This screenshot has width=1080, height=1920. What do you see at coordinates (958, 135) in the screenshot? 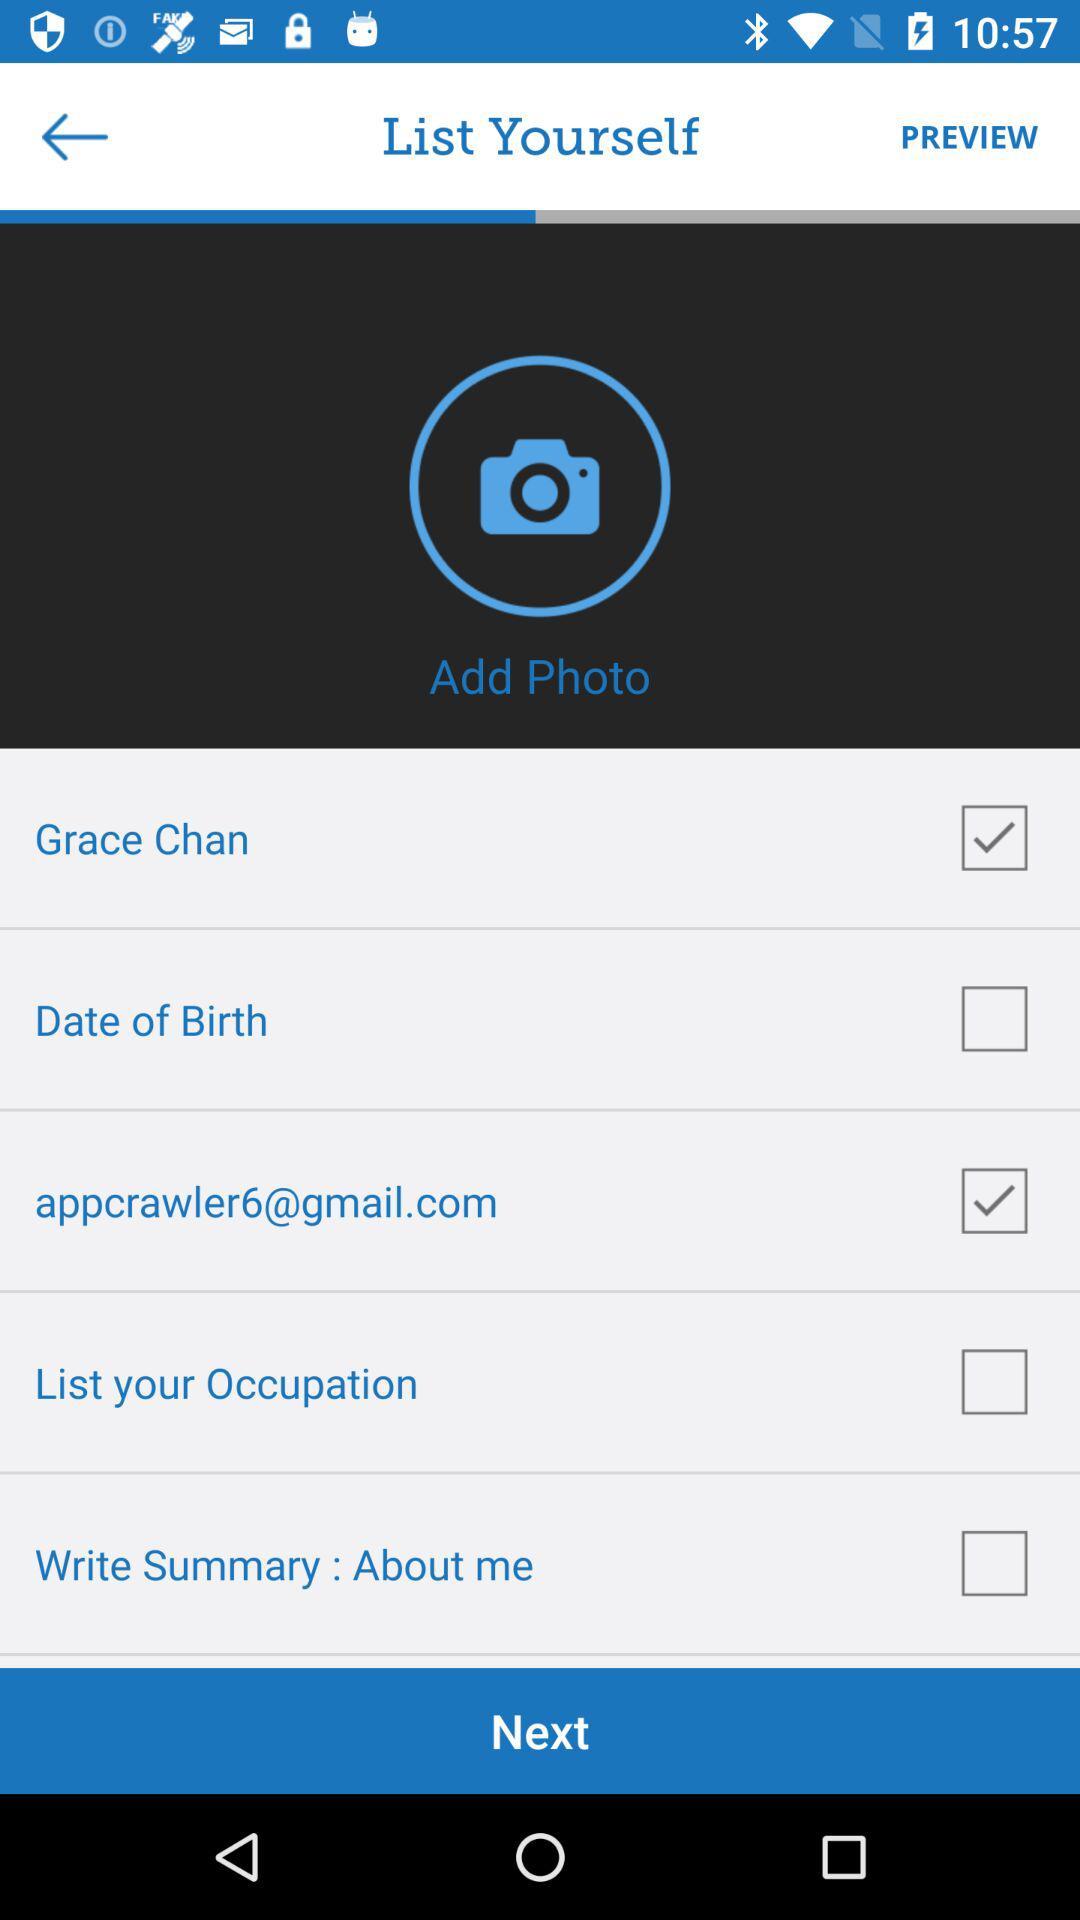
I see `preview item` at bounding box center [958, 135].